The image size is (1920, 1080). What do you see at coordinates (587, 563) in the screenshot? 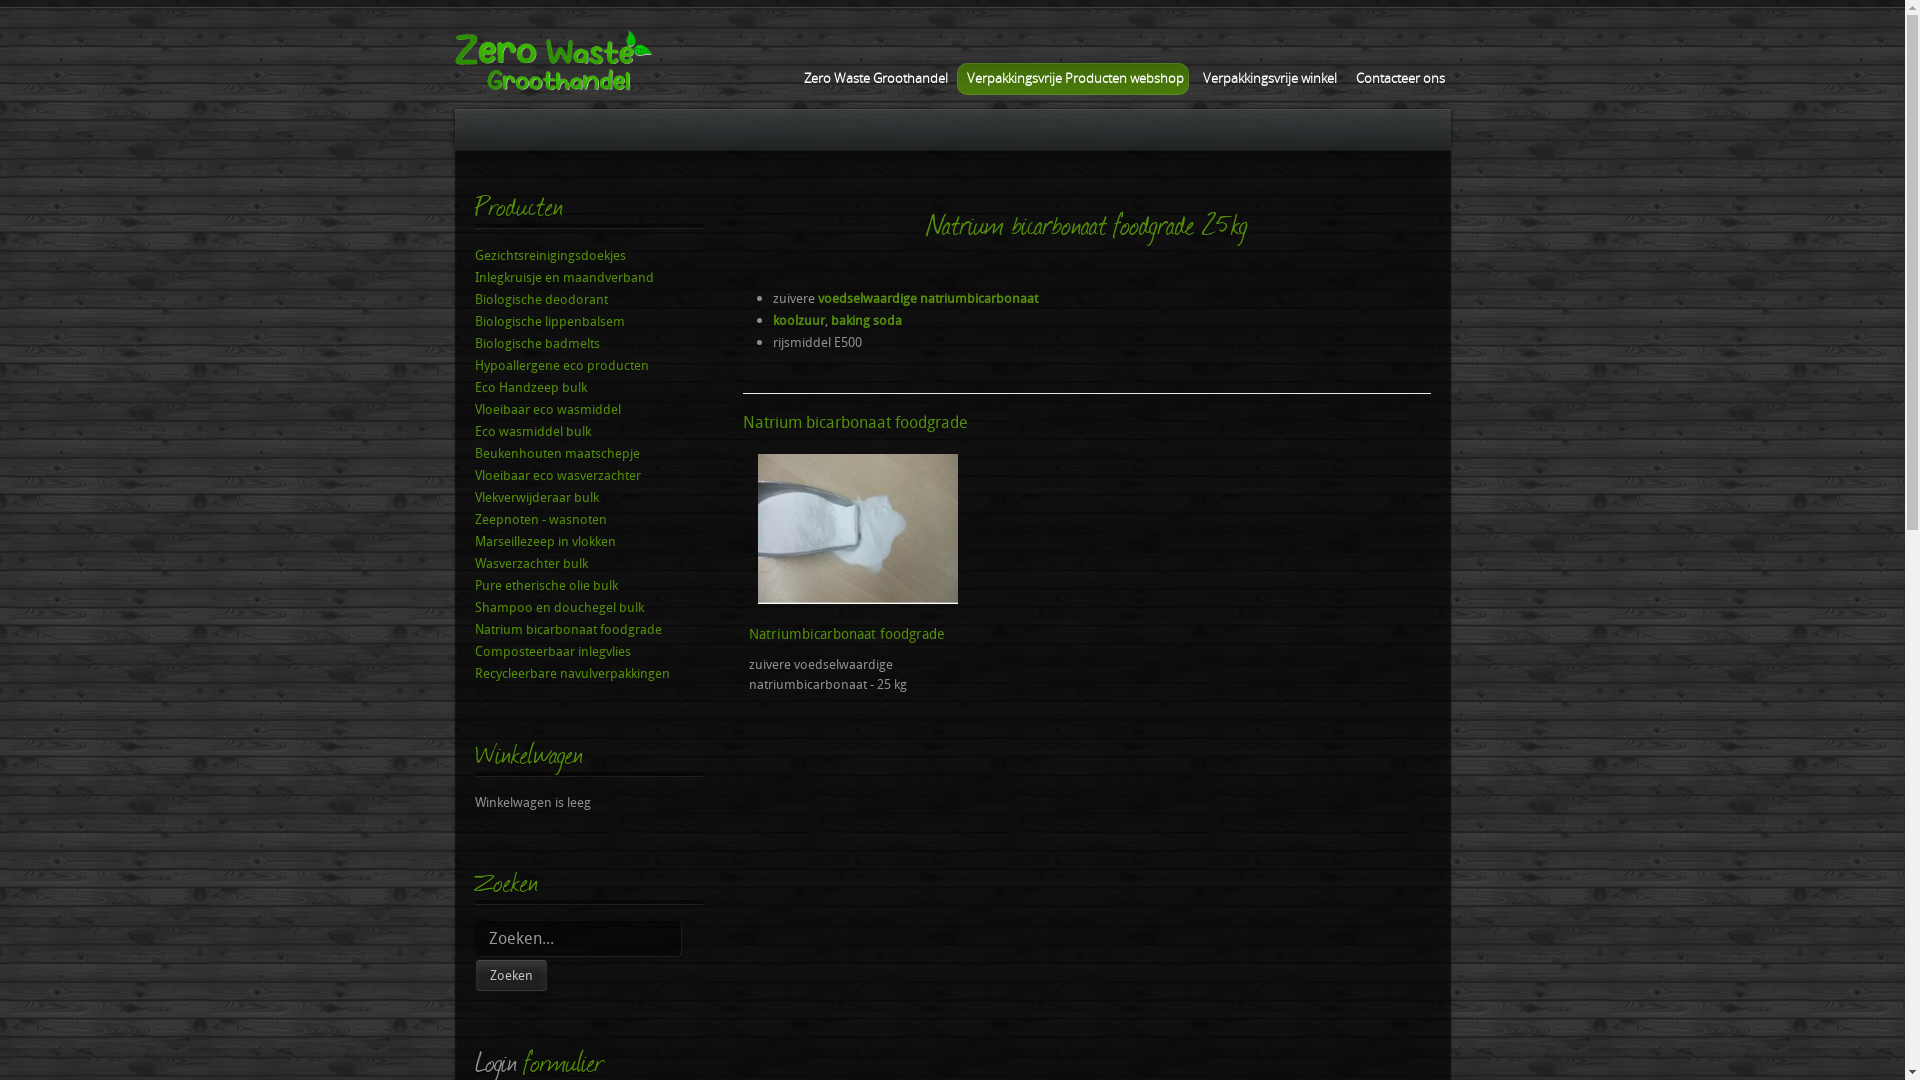
I see `'Wasverzachter bulk'` at bounding box center [587, 563].